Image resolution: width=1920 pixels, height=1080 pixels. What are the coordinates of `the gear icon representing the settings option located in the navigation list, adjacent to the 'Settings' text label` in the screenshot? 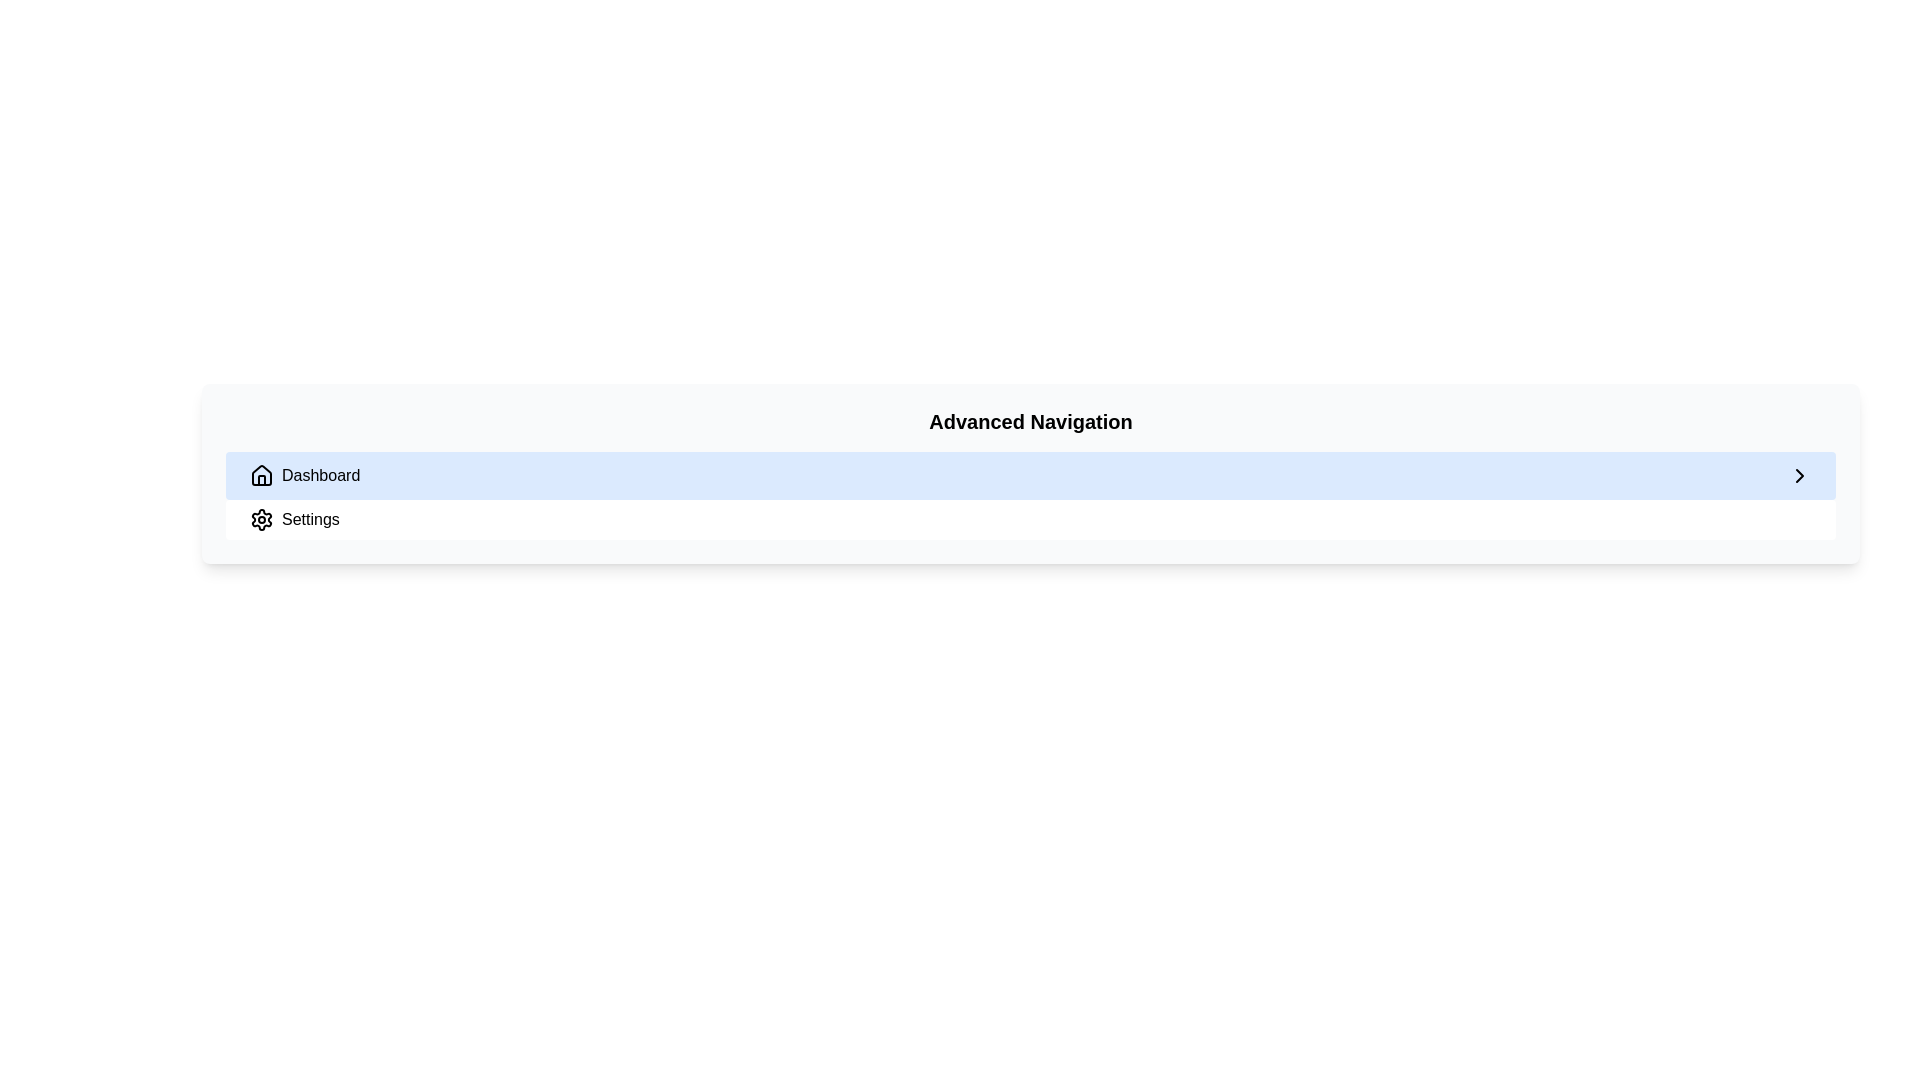 It's located at (261, 519).